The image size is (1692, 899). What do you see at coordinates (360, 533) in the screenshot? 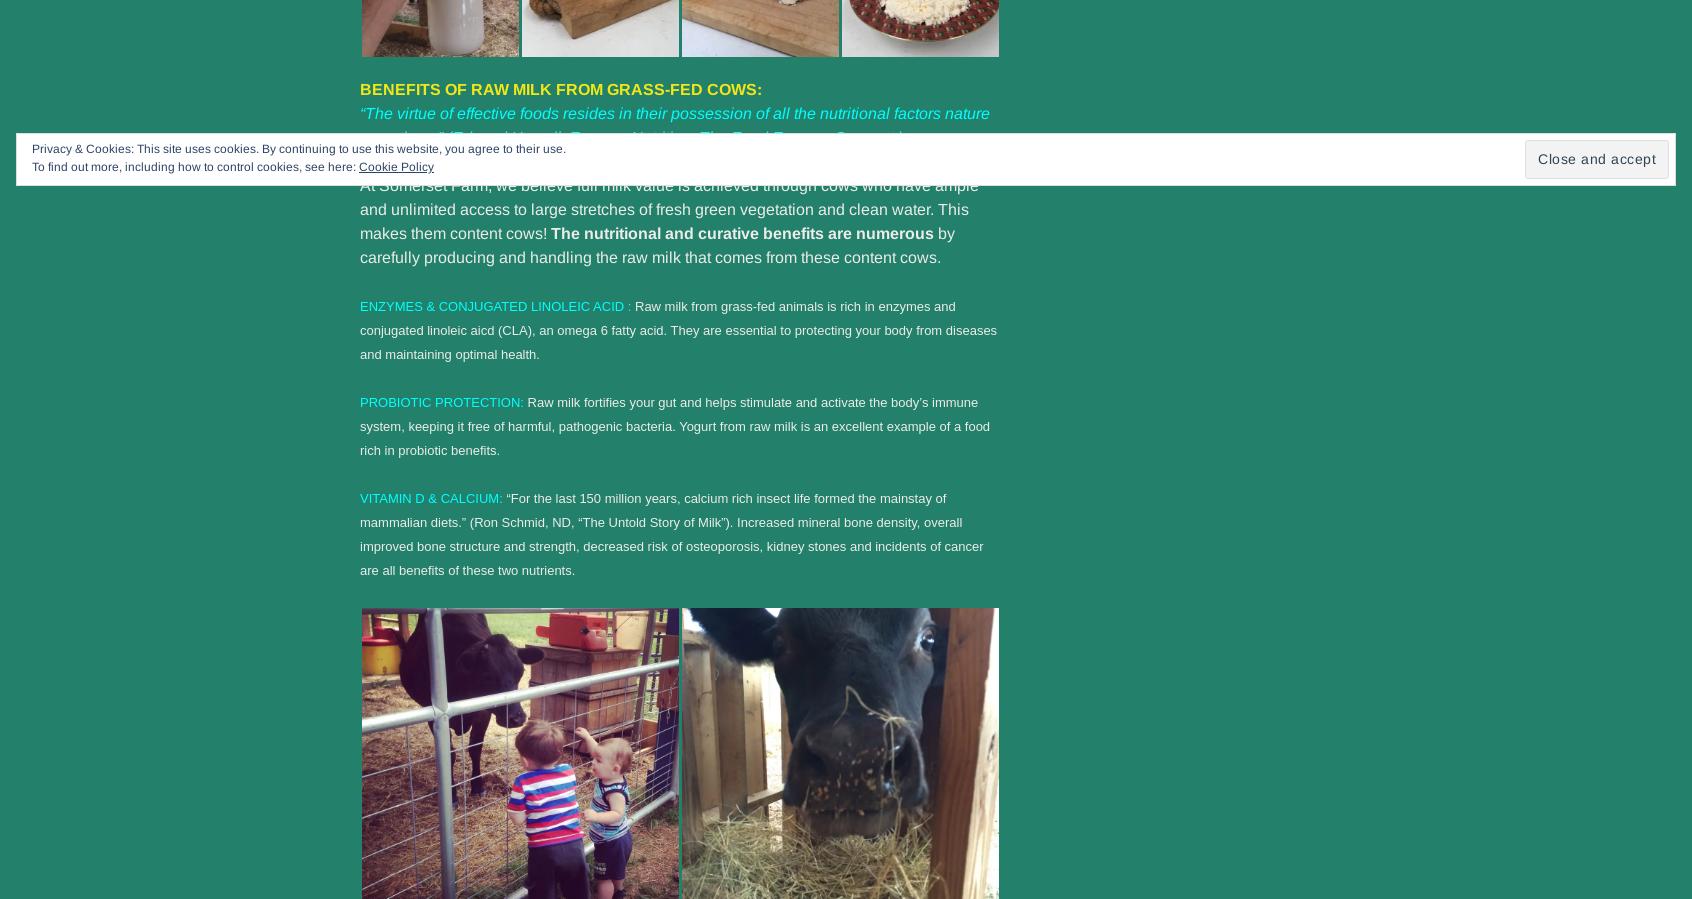
I see `'“For the last 150 million years, calcium rich insect life formed the mainstay of mammalian diets.” (Ron Schmid, ND, “The Untold Story of Milk”). Increased mineral bone density, overall improved bone structure and strength, decreased risk of osteoporosis, kidney stones and incidents of cancer are all benefits of these two nutrients.'` at bounding box center [360, 533].